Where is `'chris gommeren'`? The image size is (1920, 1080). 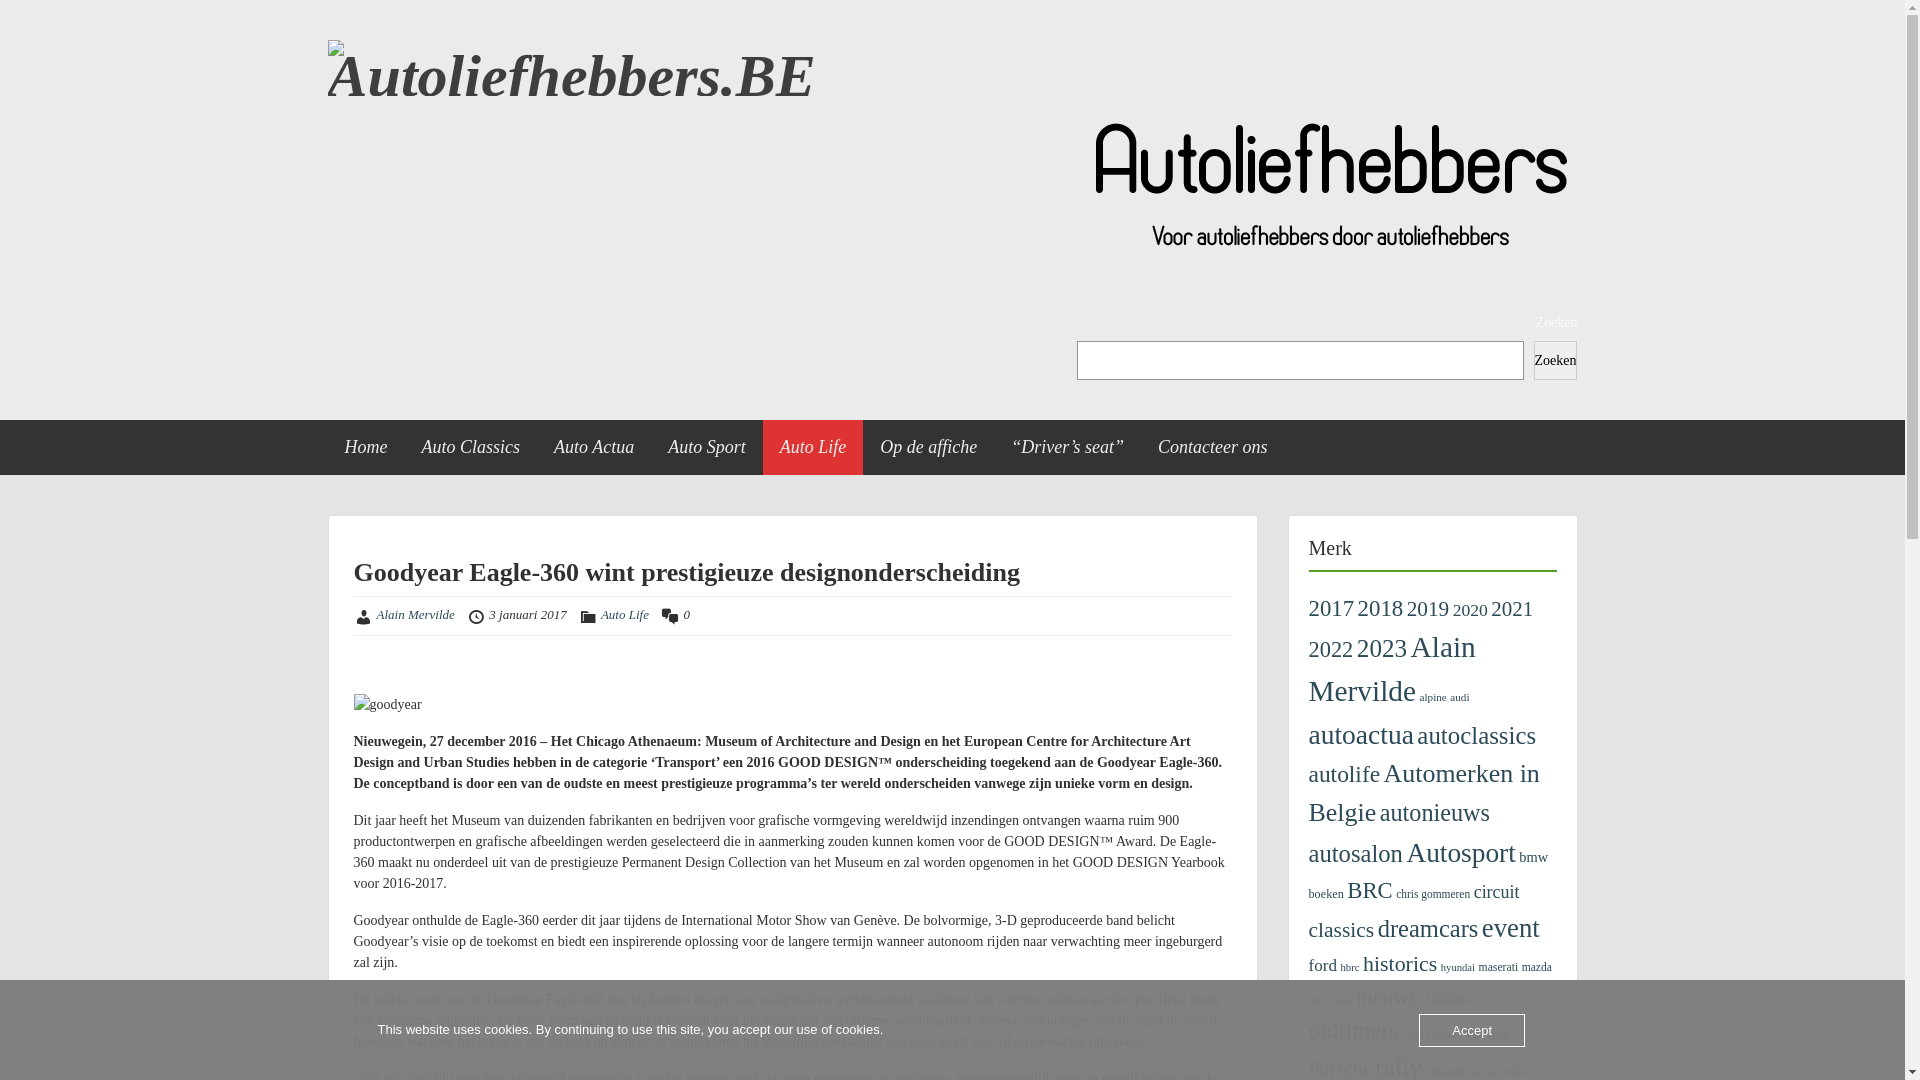
'chris gommeren' is located at coordinates (1432, 893).